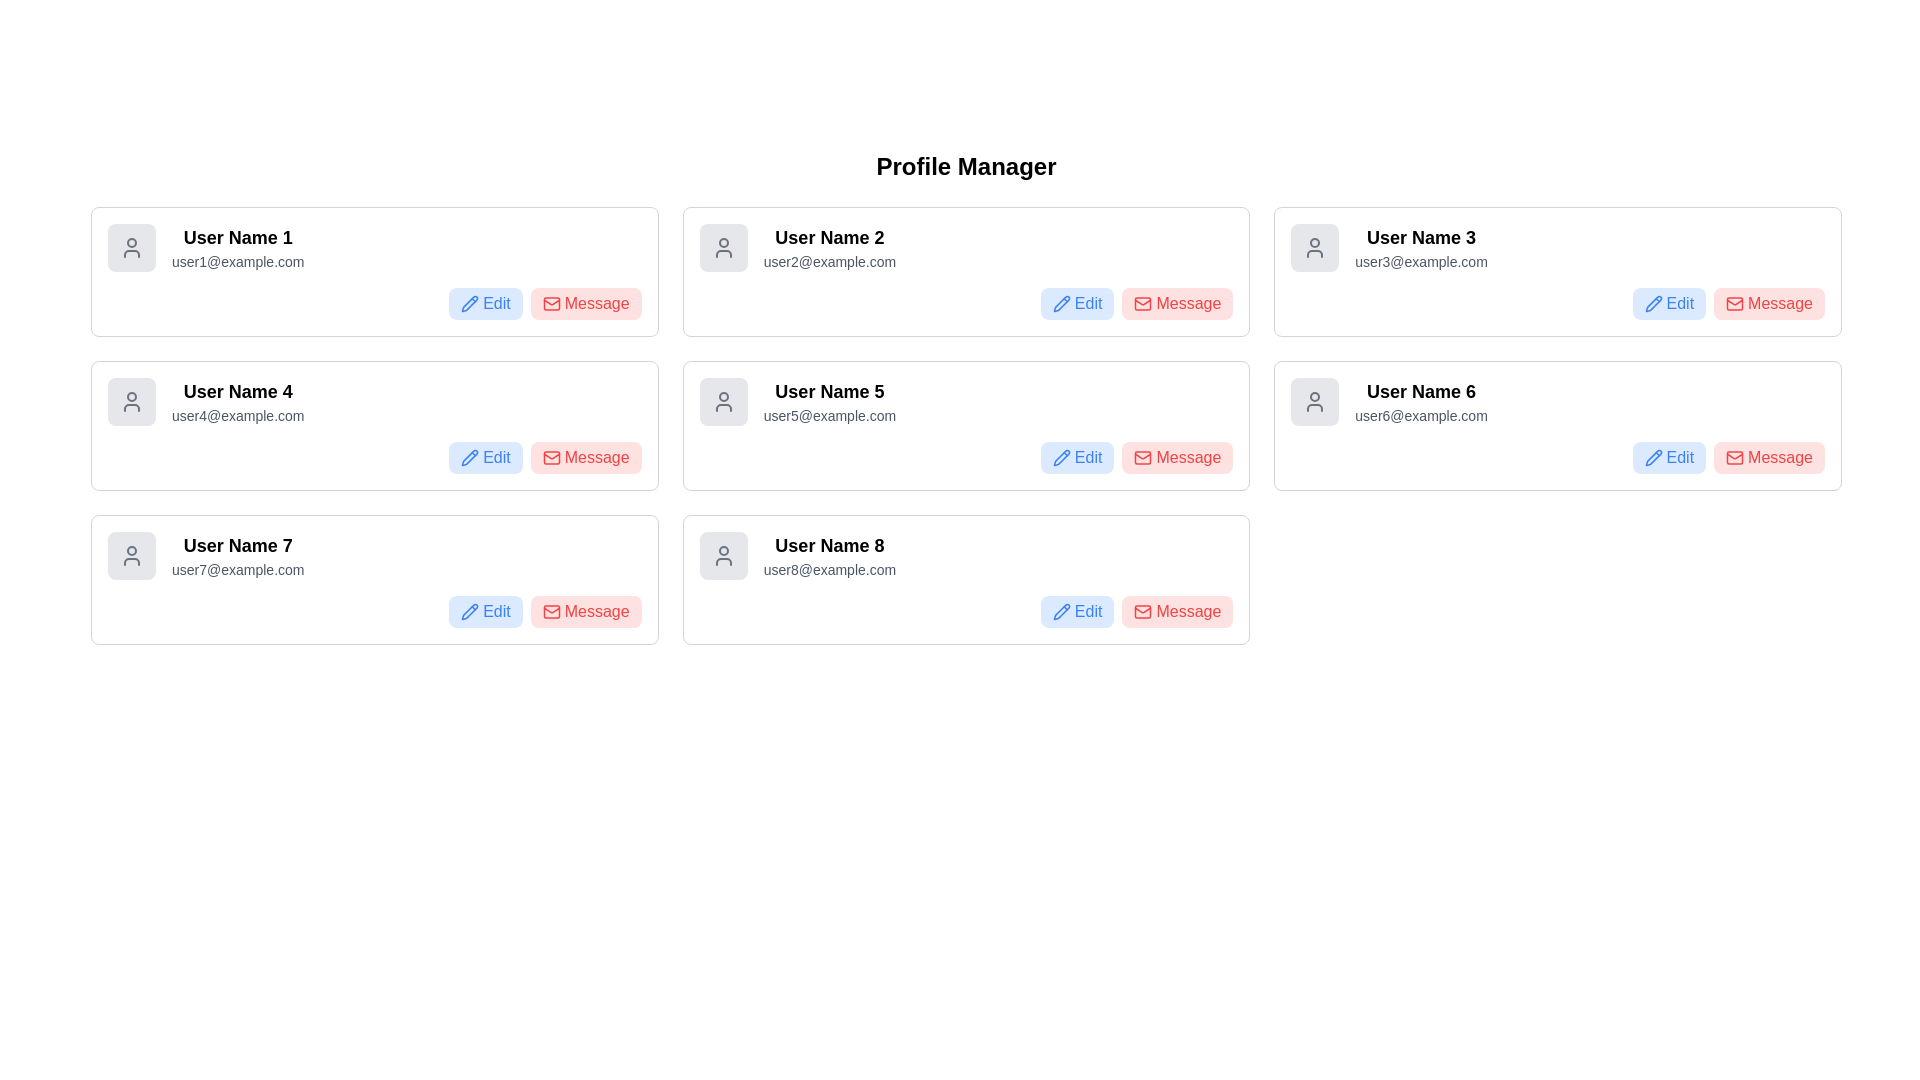 The image size is (1920, 1080). What do you see at coordinates (1060, 304) in the screenshot?
I see `the edit icon button located in the upper-right corner of User Name 2's profile card` at bounding box center [1060, 304].